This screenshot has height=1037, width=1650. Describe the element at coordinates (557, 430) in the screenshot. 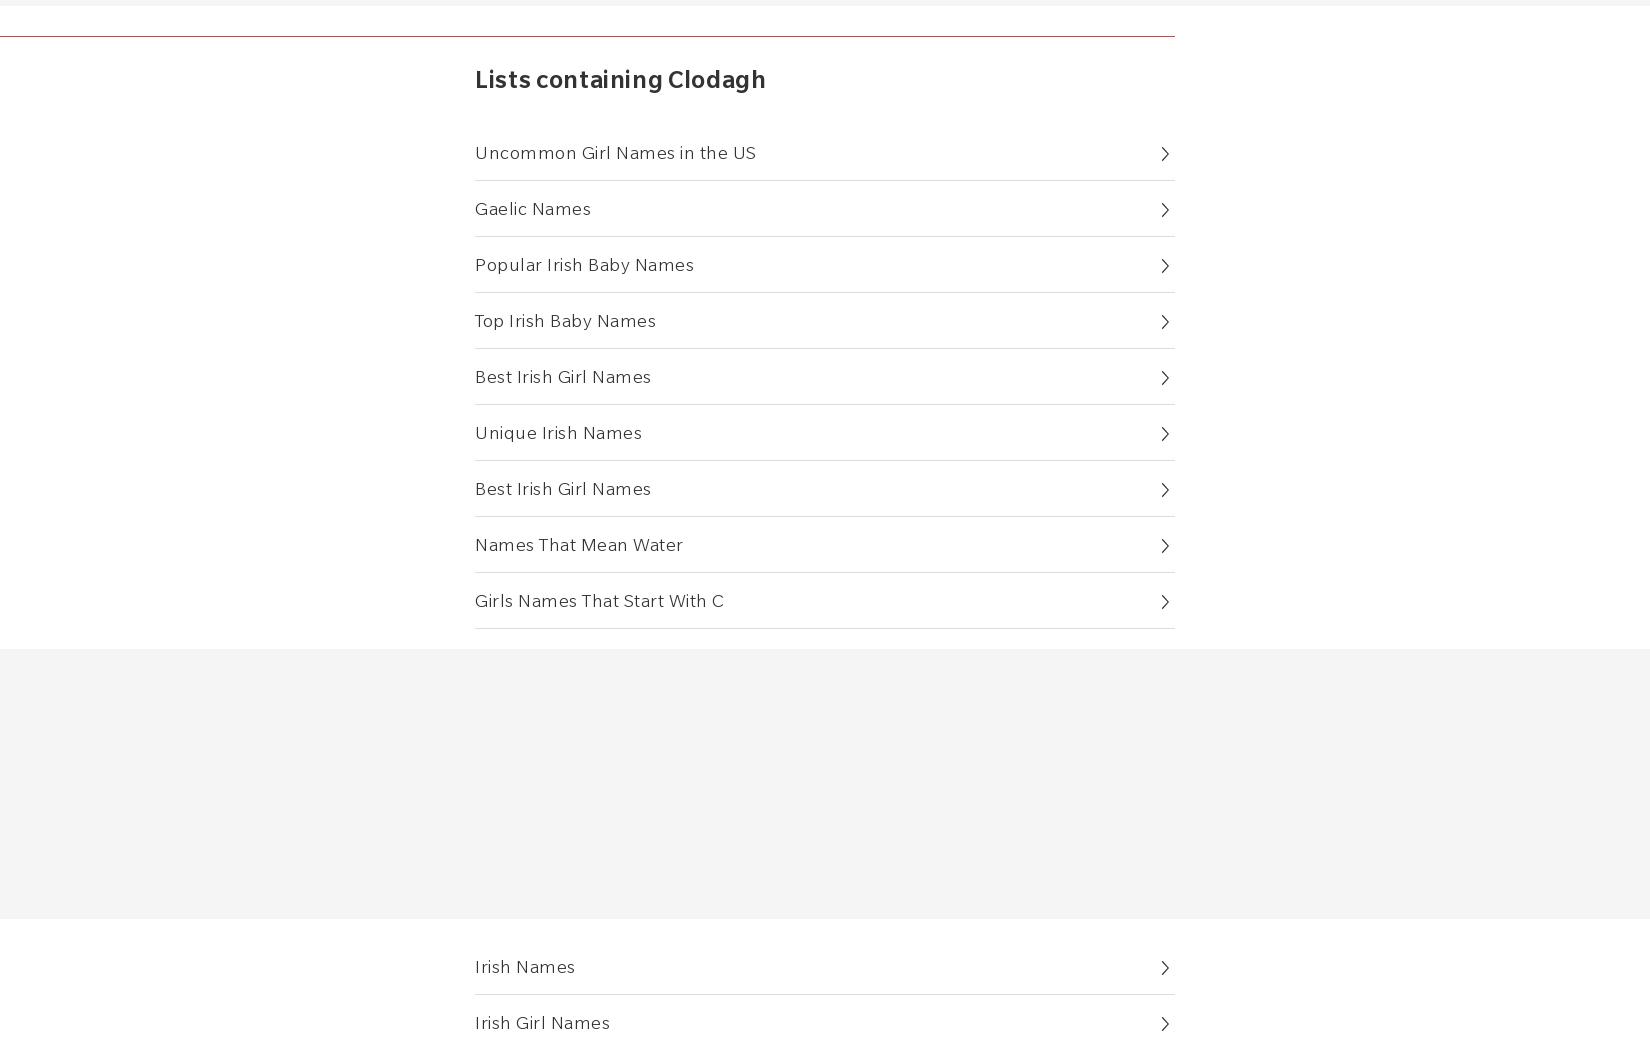

I see `'Unique Irish Names'` at that location.